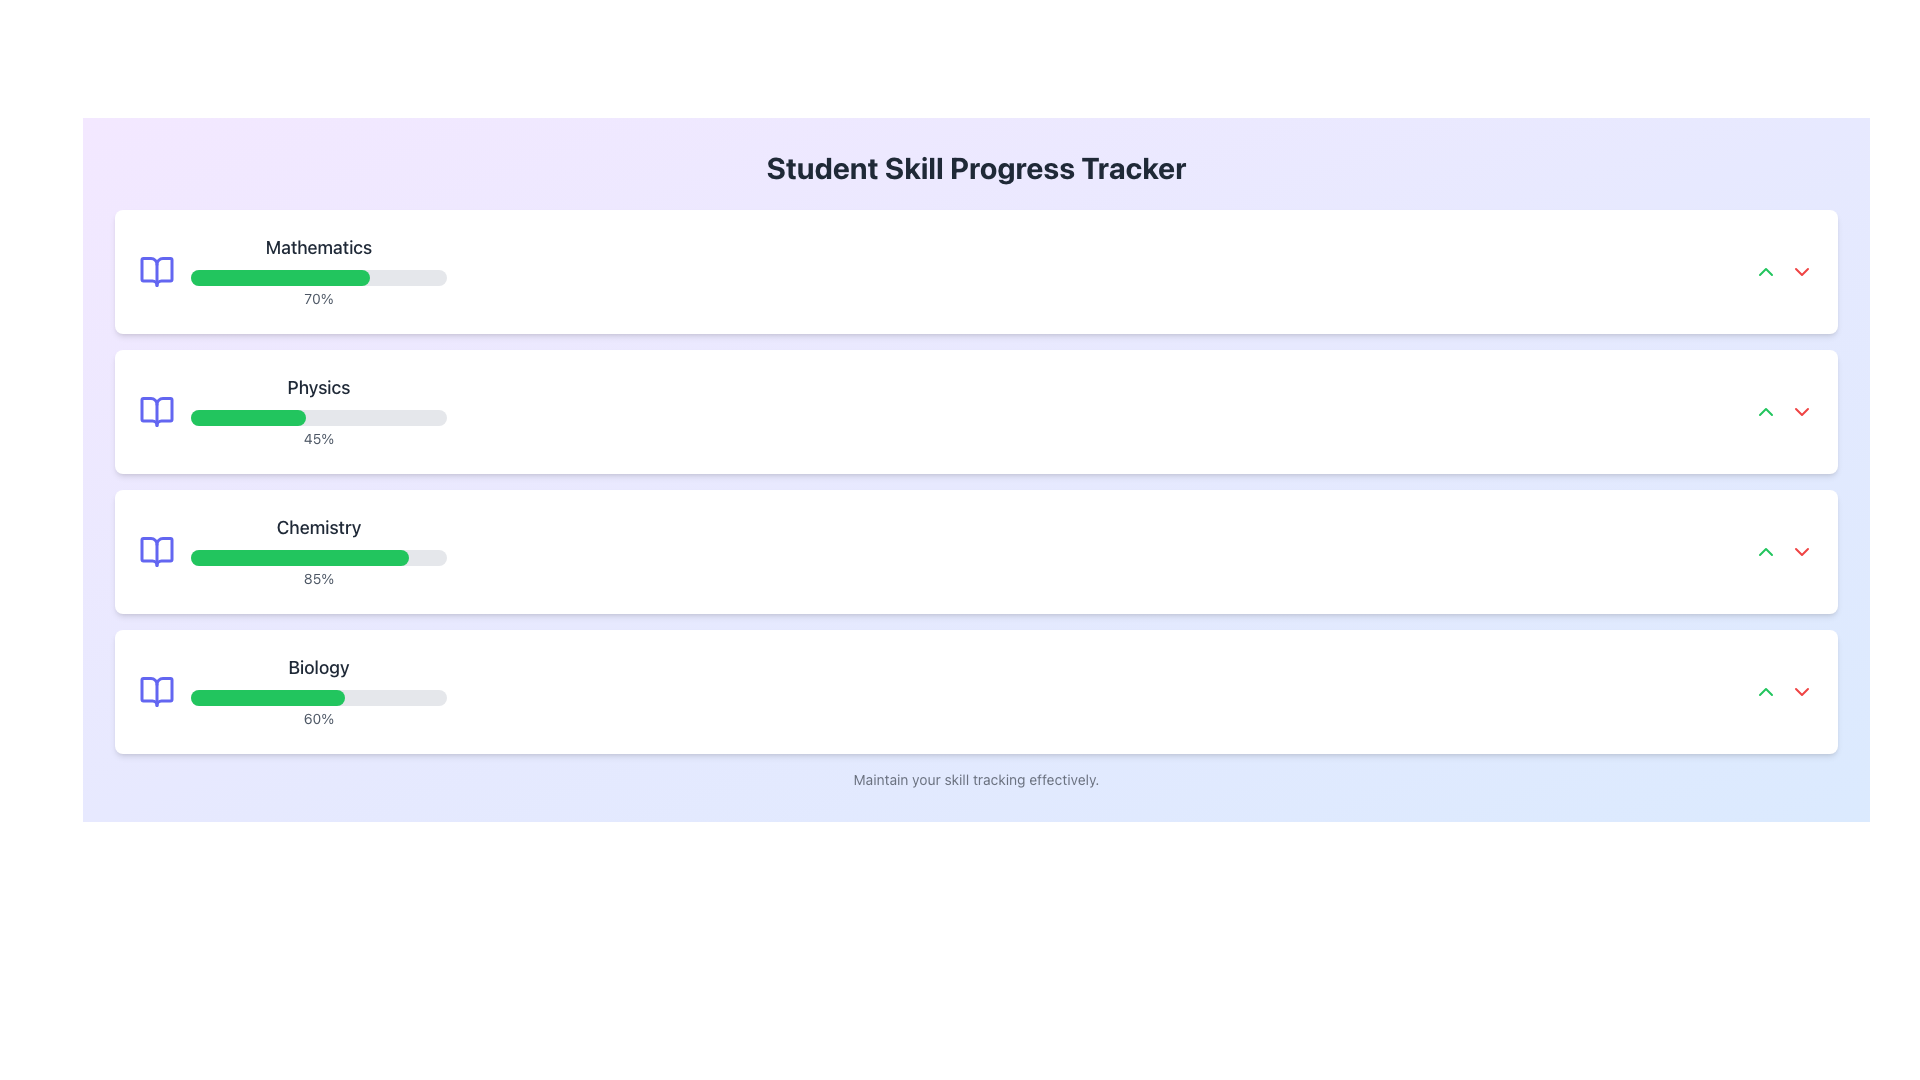 The width and height of the screenshot is (1920, 1080). What do you see at coordinates (291, 551) in the screenshot?
I see `displayed information from the Progress Indicator, which is the third entry in a vertical list layout, positioned below Mathematics and Physics` at bounding box center [291, 551].